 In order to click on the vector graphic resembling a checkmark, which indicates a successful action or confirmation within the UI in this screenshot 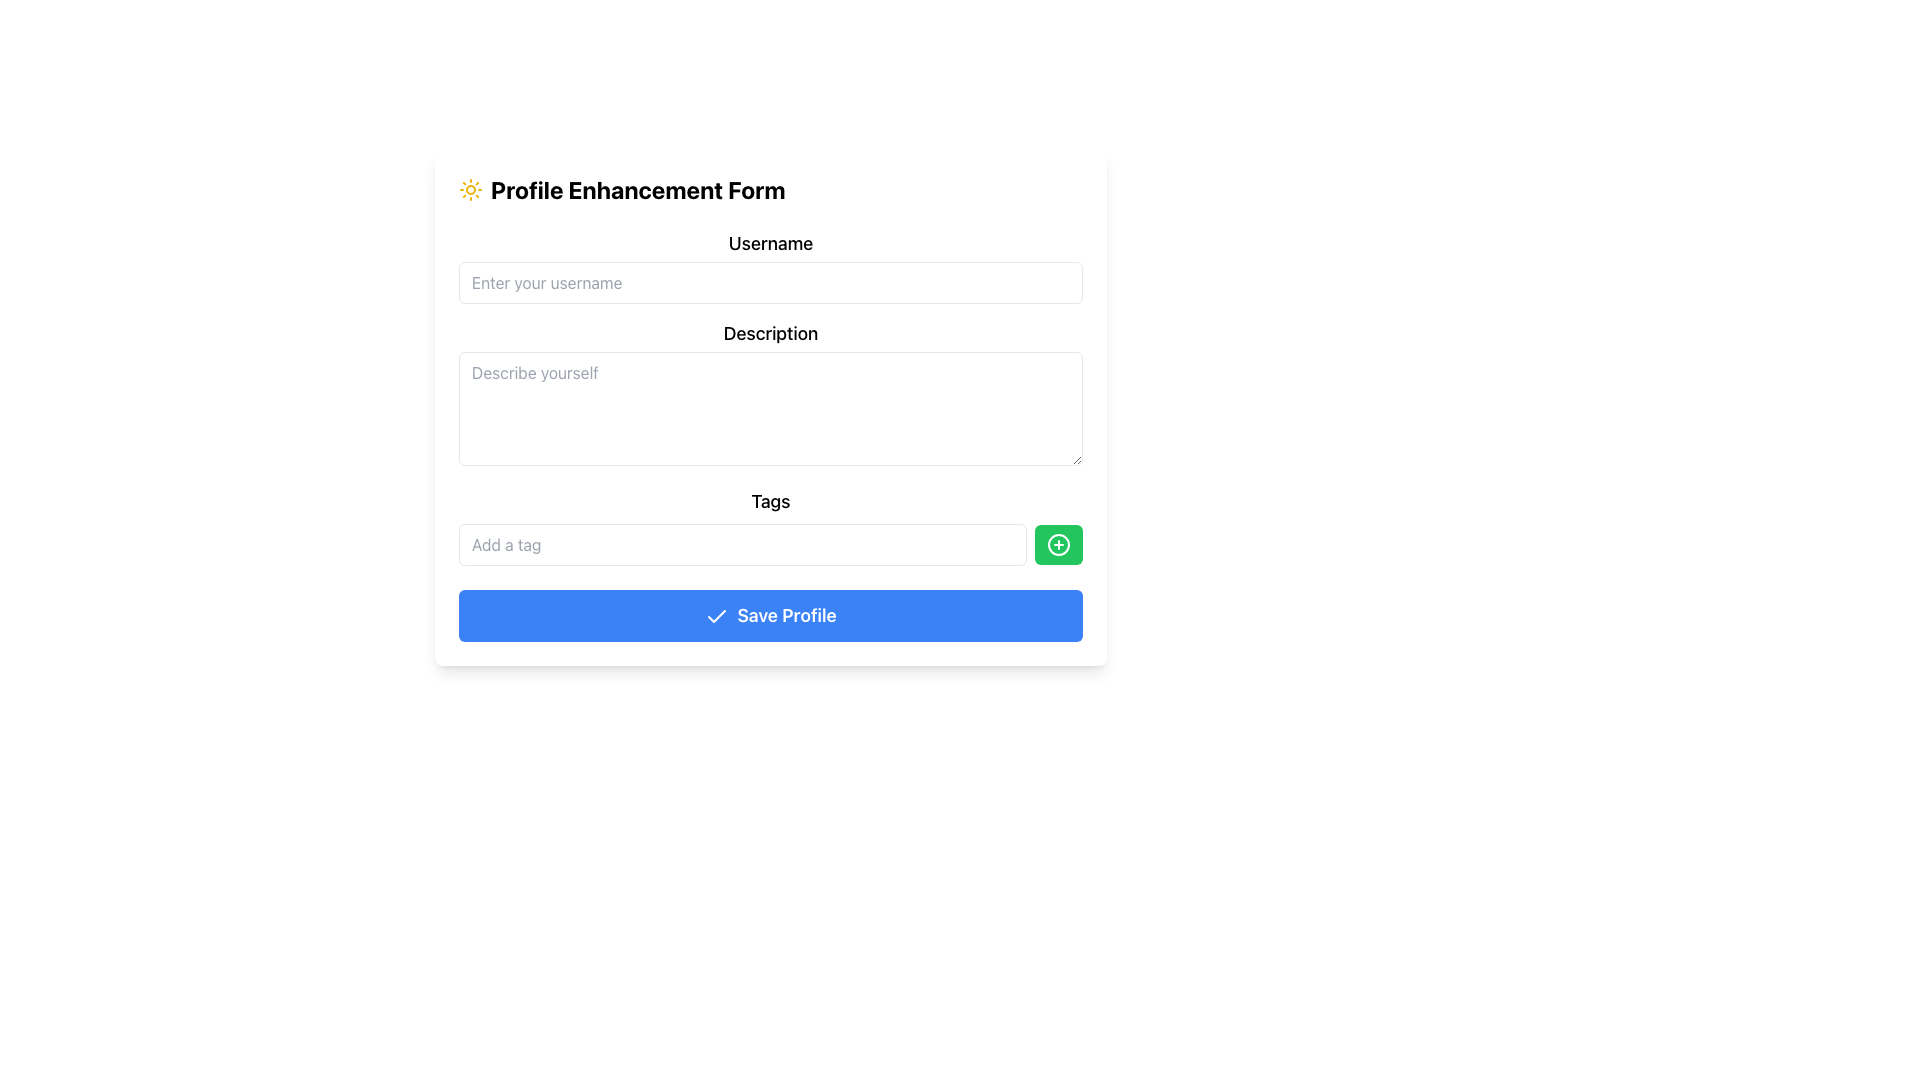, I will do `click(717, 615)`.